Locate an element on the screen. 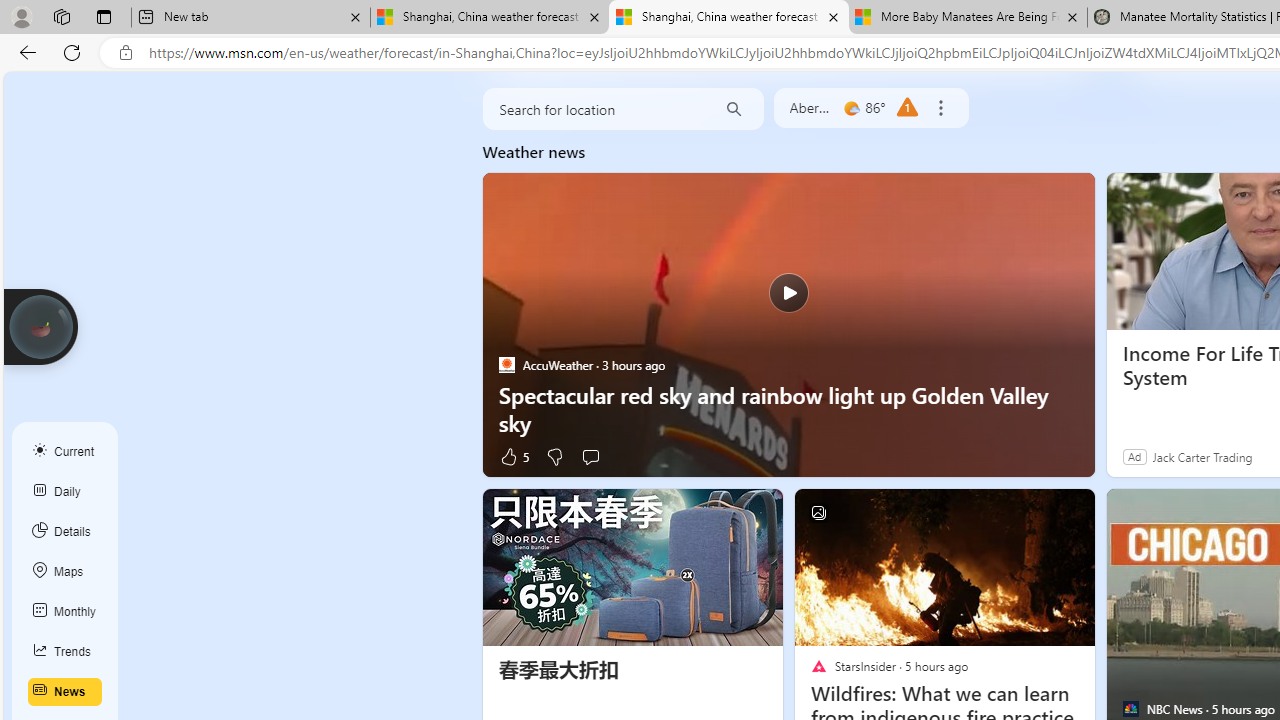 This screenshot has height=720, width=1280. 'AccuWeather' is located at coordinates (506, 365).